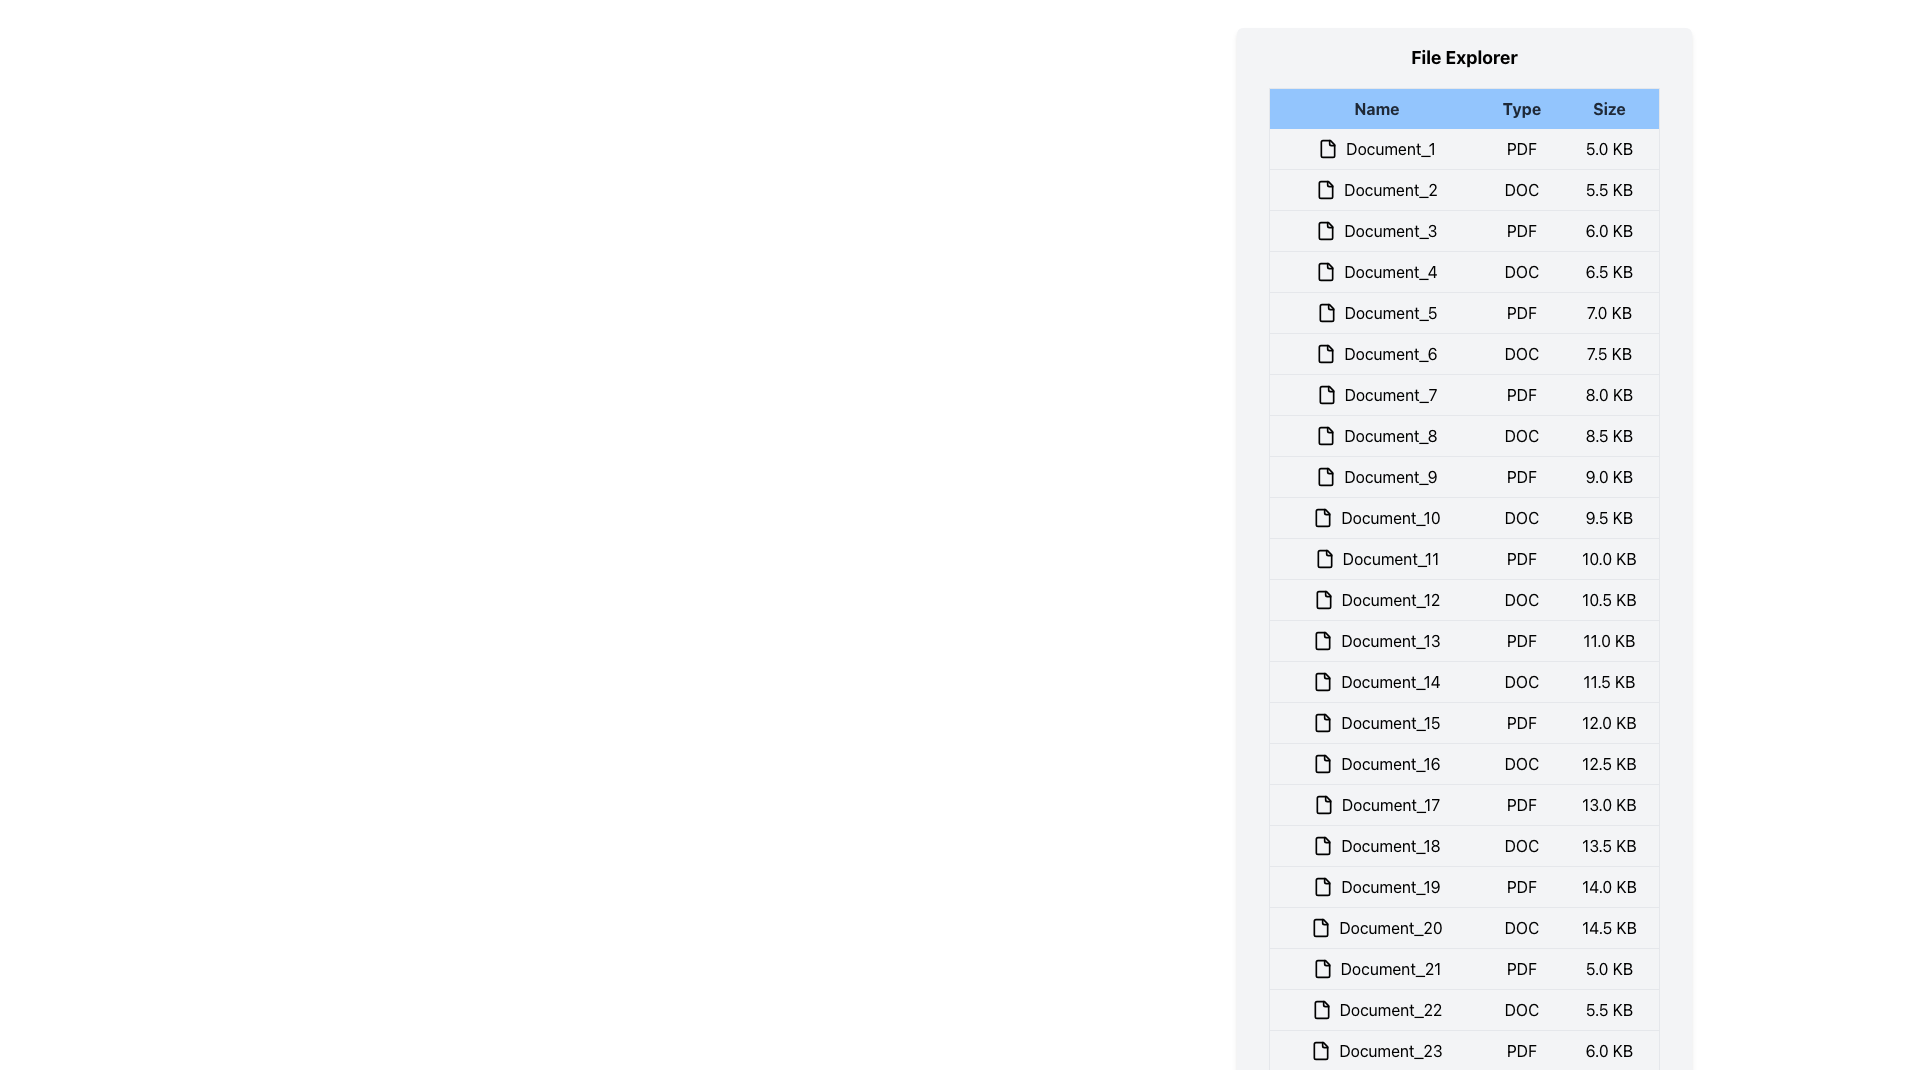  What do you see at coordinates (1464, 845) in the screenshot?
I see `the 18th file item` at bounding box center [1464, 845].